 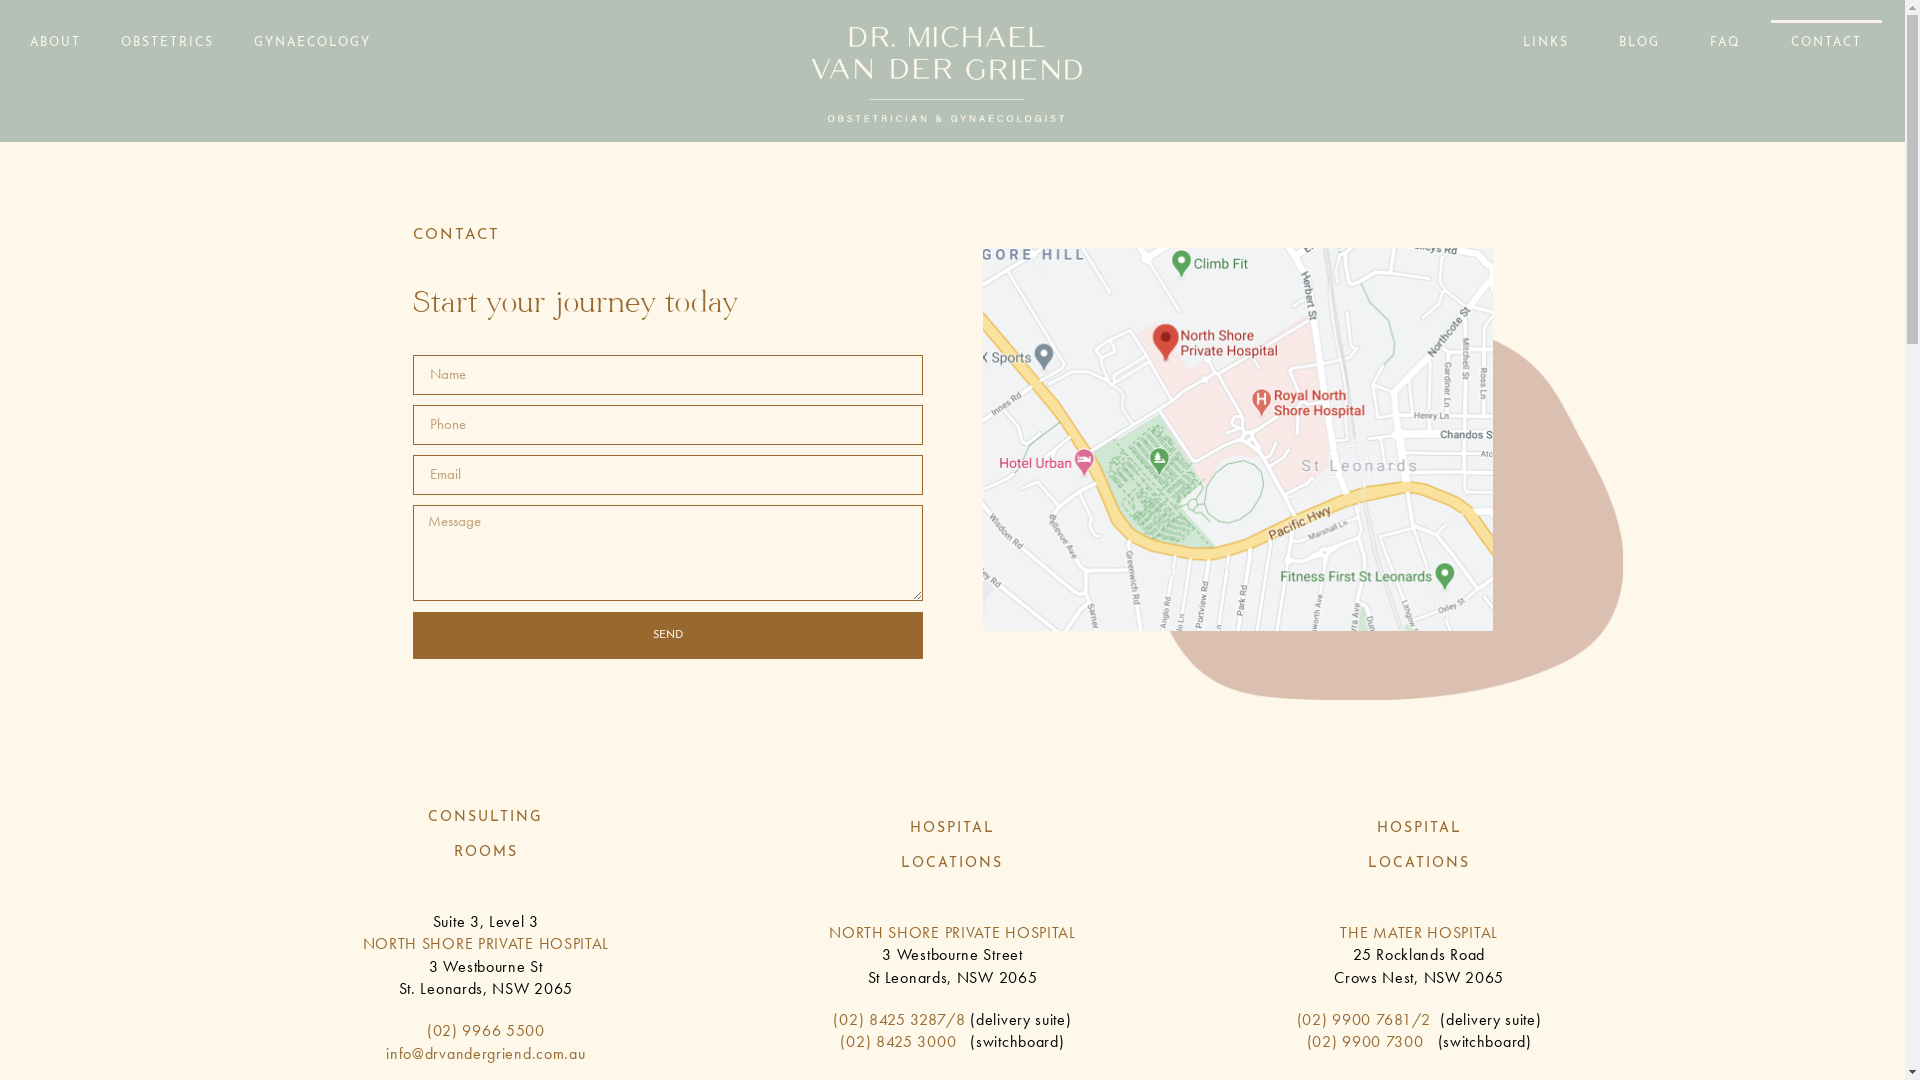 What do you see at coordinates (667, 635) in the screenshot?
I see `'SEND'` at bounding box center [667, 635].